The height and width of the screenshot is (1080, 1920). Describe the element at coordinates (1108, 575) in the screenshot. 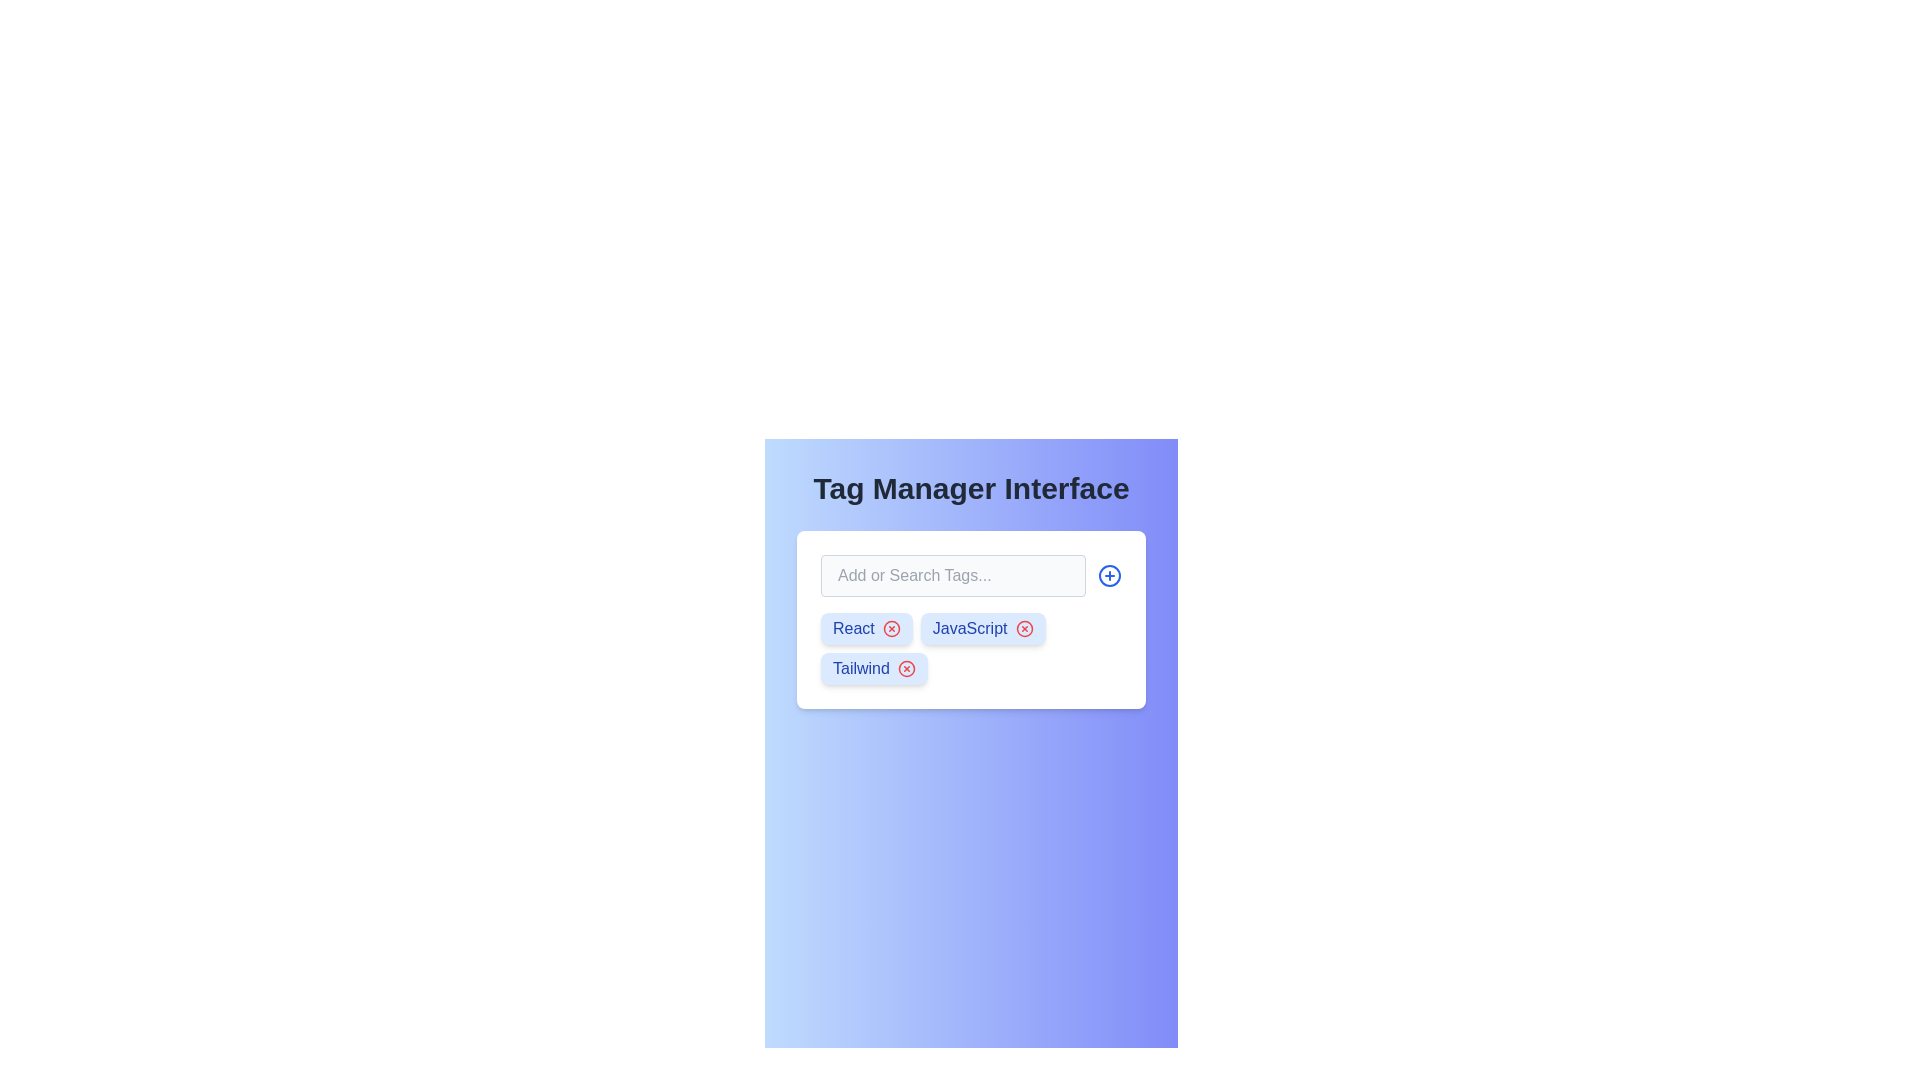

I see `the SVG circle indicating the addition of new items, located in the top right corner of the input field for tags` at that location.